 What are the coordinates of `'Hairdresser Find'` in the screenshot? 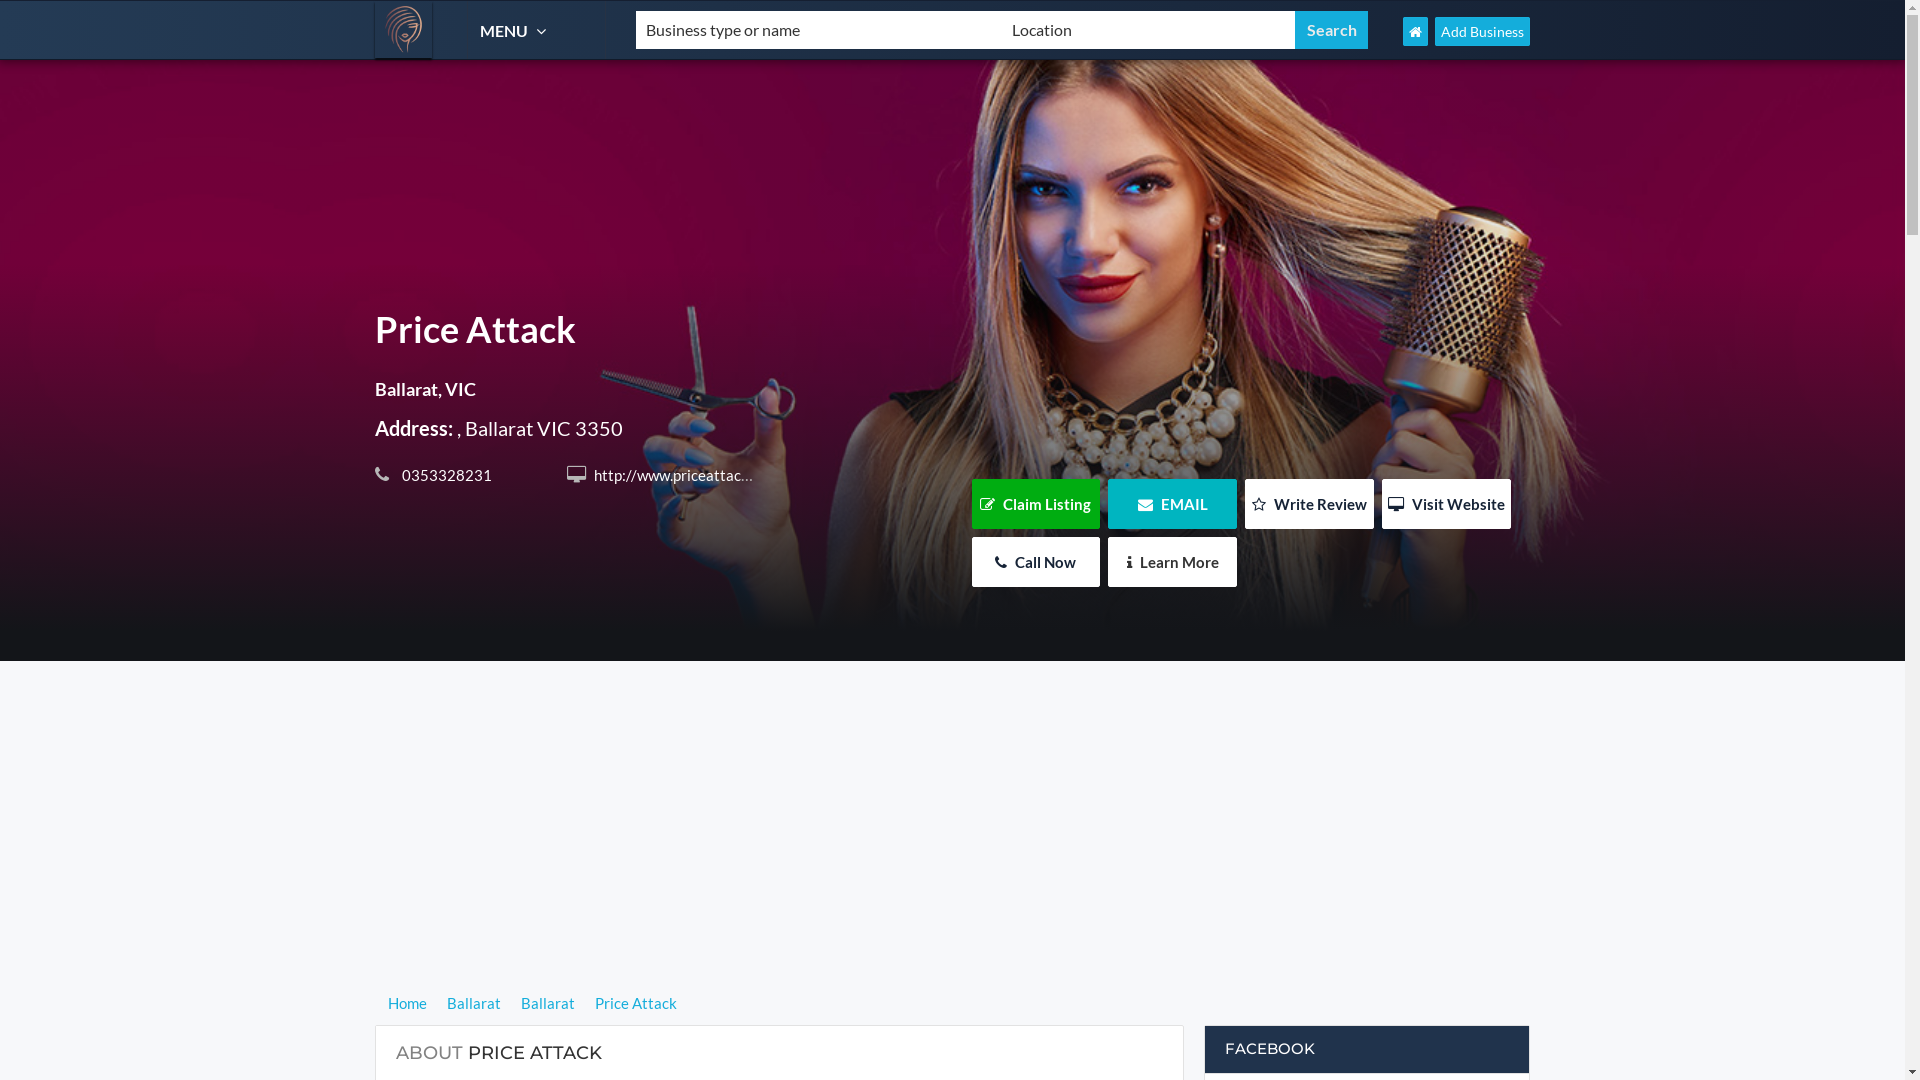 It's located at (402, 29).